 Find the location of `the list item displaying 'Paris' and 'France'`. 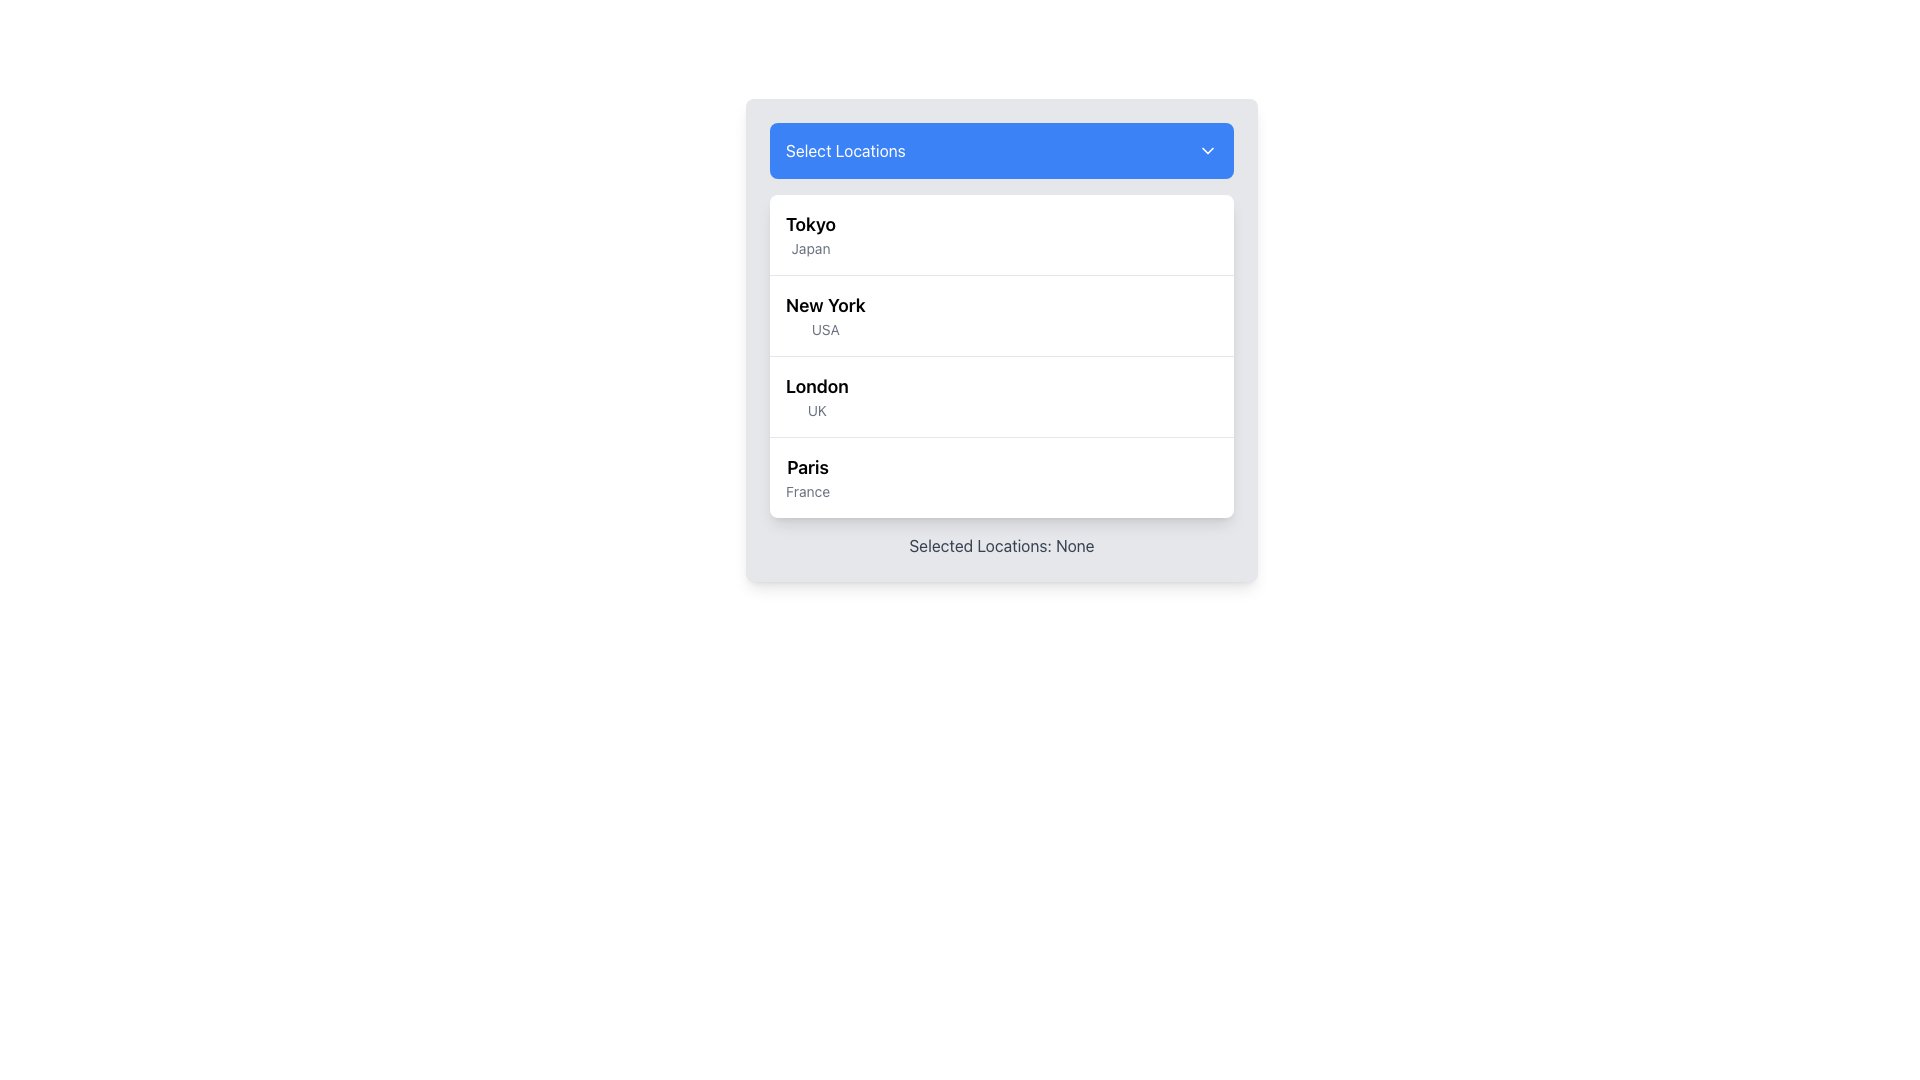

the list item displaying 'Paris' and 'France' is located at coordinates (808, 478).